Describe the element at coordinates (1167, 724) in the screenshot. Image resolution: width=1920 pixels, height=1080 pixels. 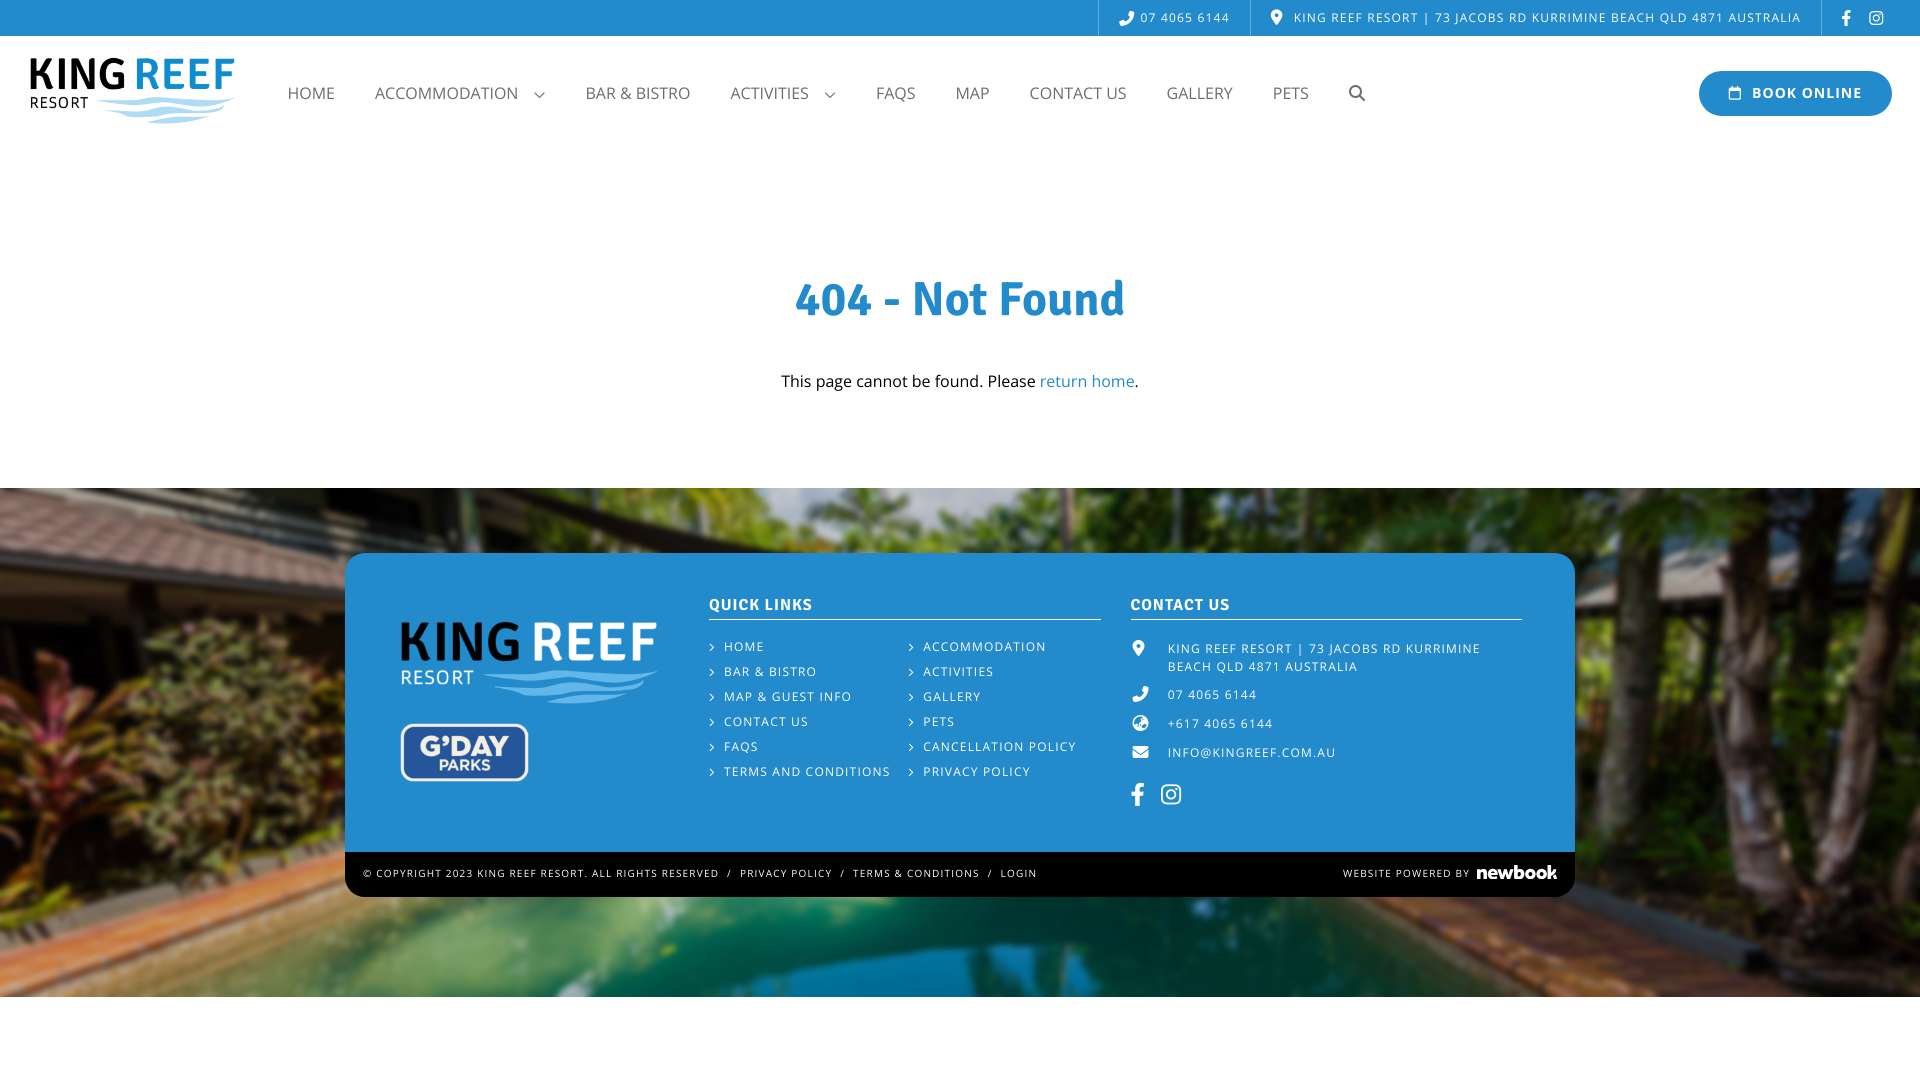
I see `'+617 4065 6144'` at that location.